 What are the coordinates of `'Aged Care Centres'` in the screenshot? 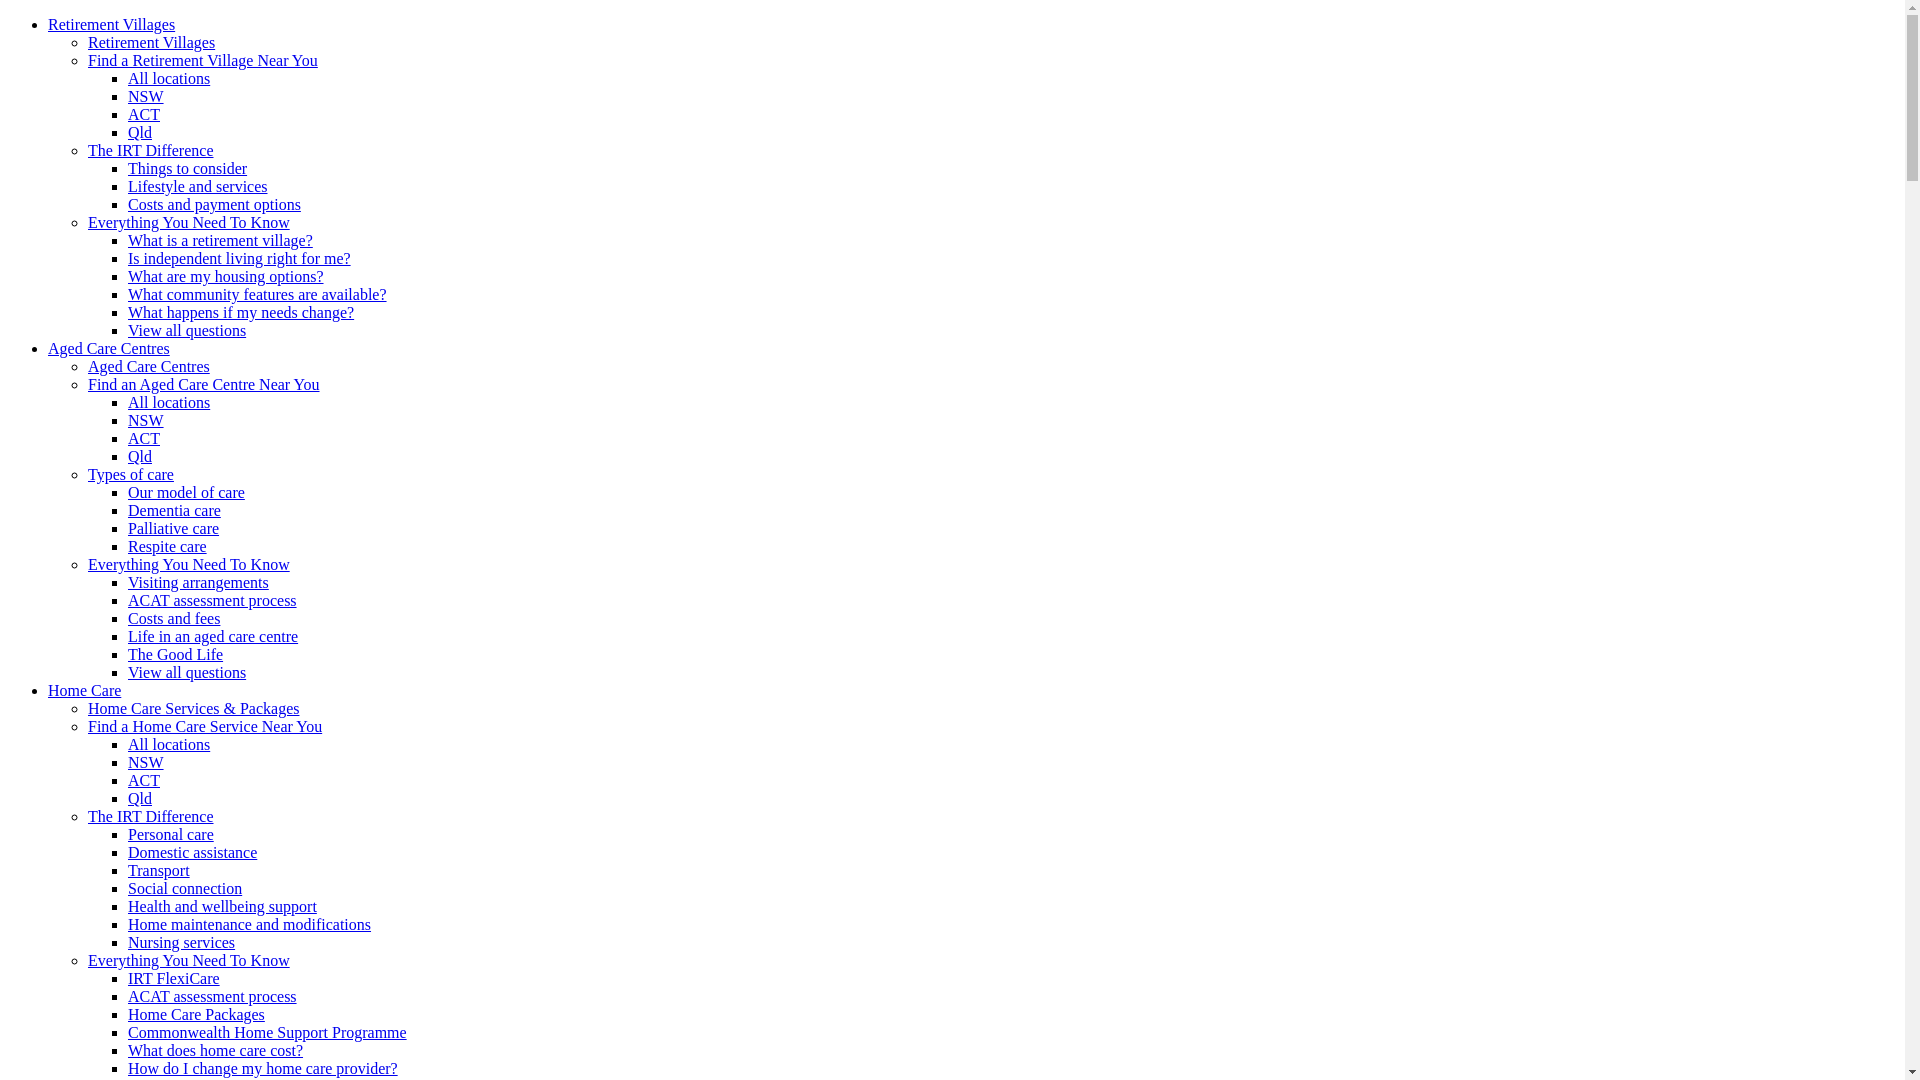 It's located at (147, 366).